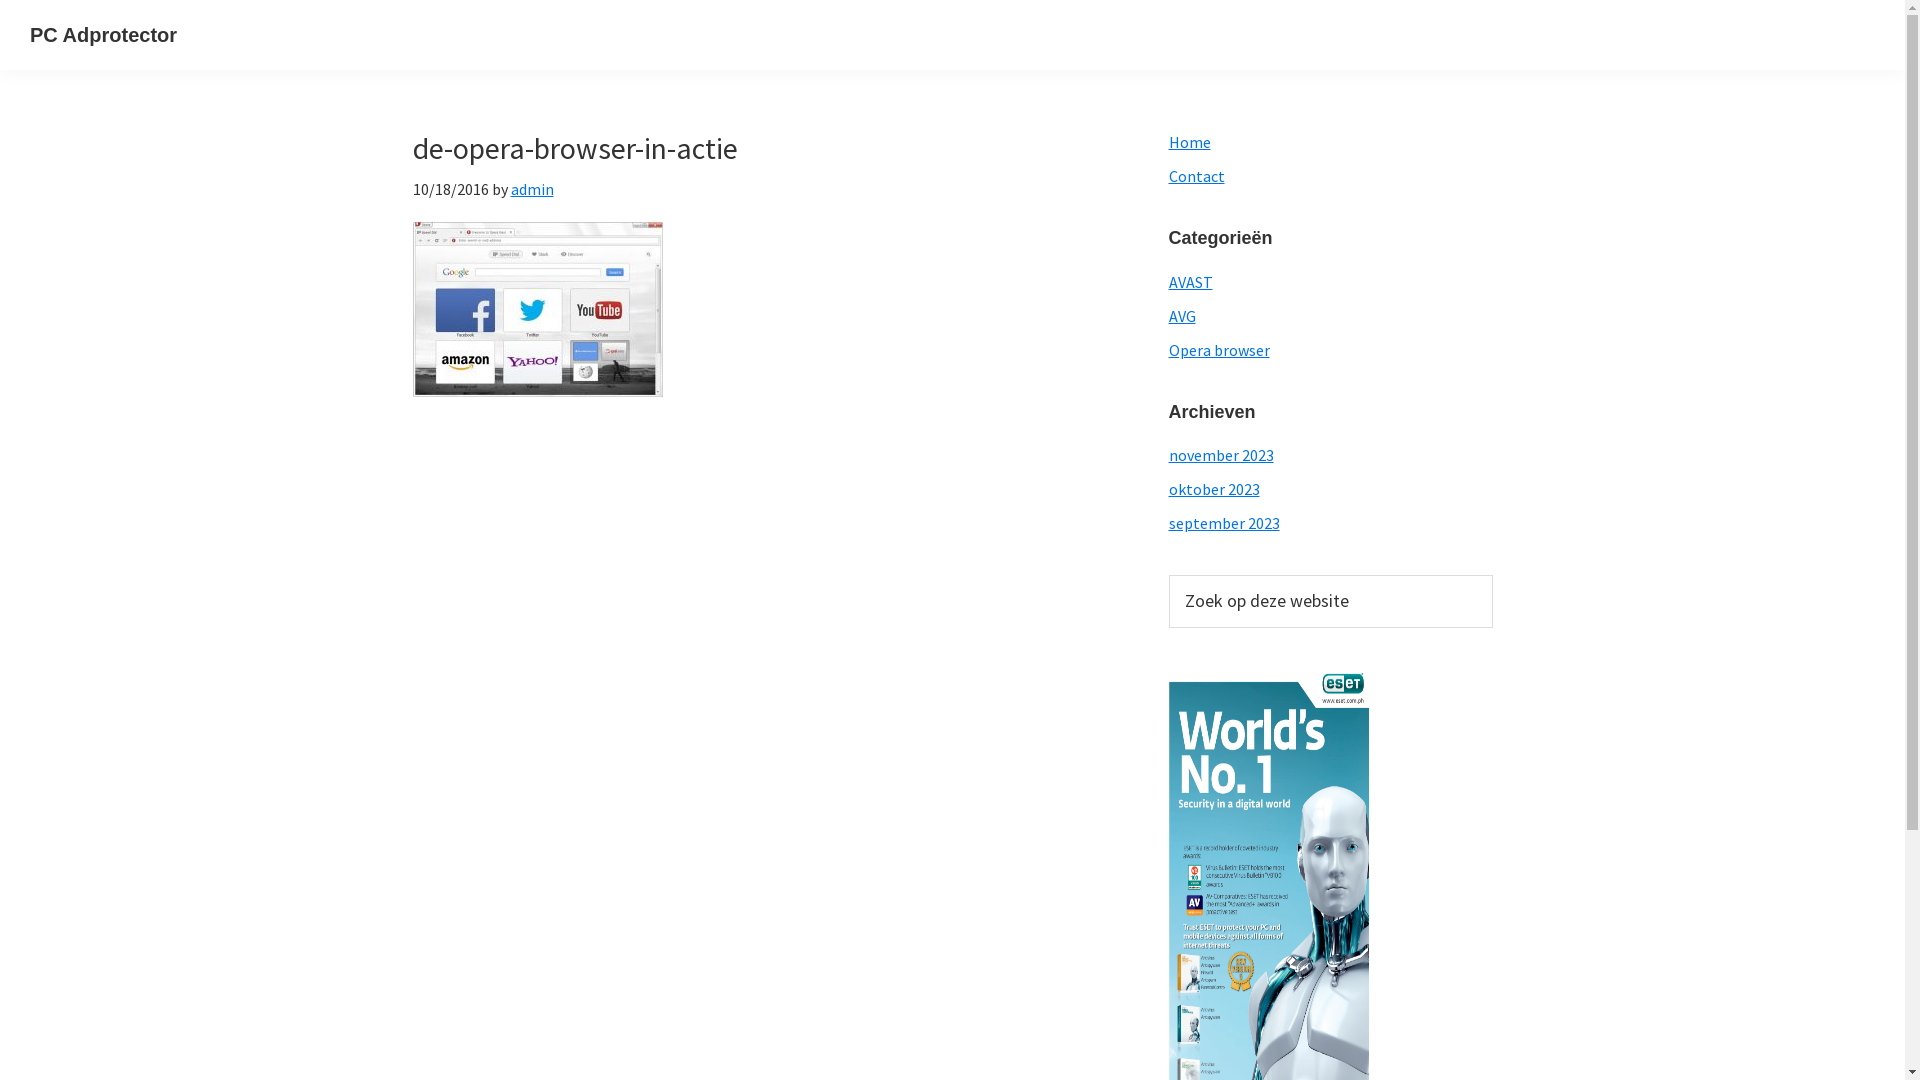 This screenshot has height=1080, width=1920. I want to click on 'Contact', so click(1195, 175).